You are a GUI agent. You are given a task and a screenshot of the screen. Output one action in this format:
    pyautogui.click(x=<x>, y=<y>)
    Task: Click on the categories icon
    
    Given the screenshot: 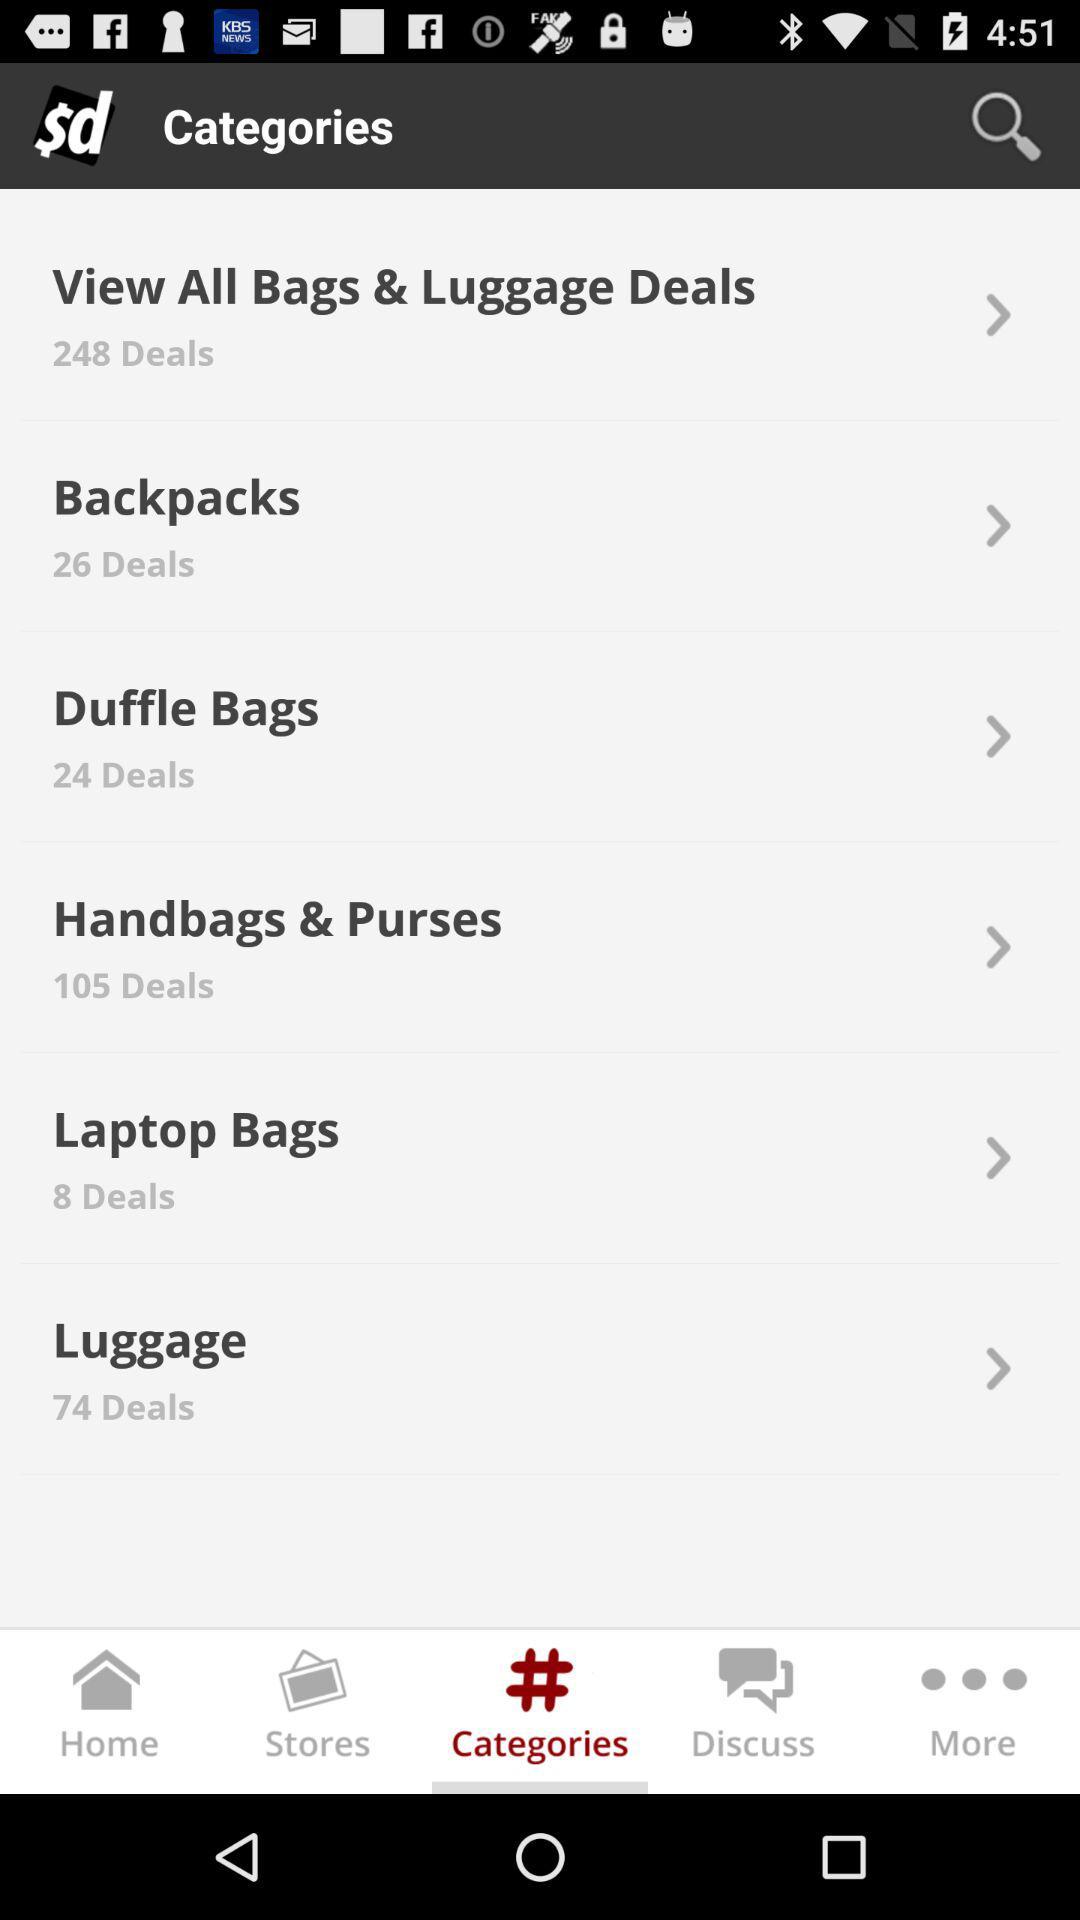 What is the action you would take?
    pyautogui.click(x=540, y=1715)
    